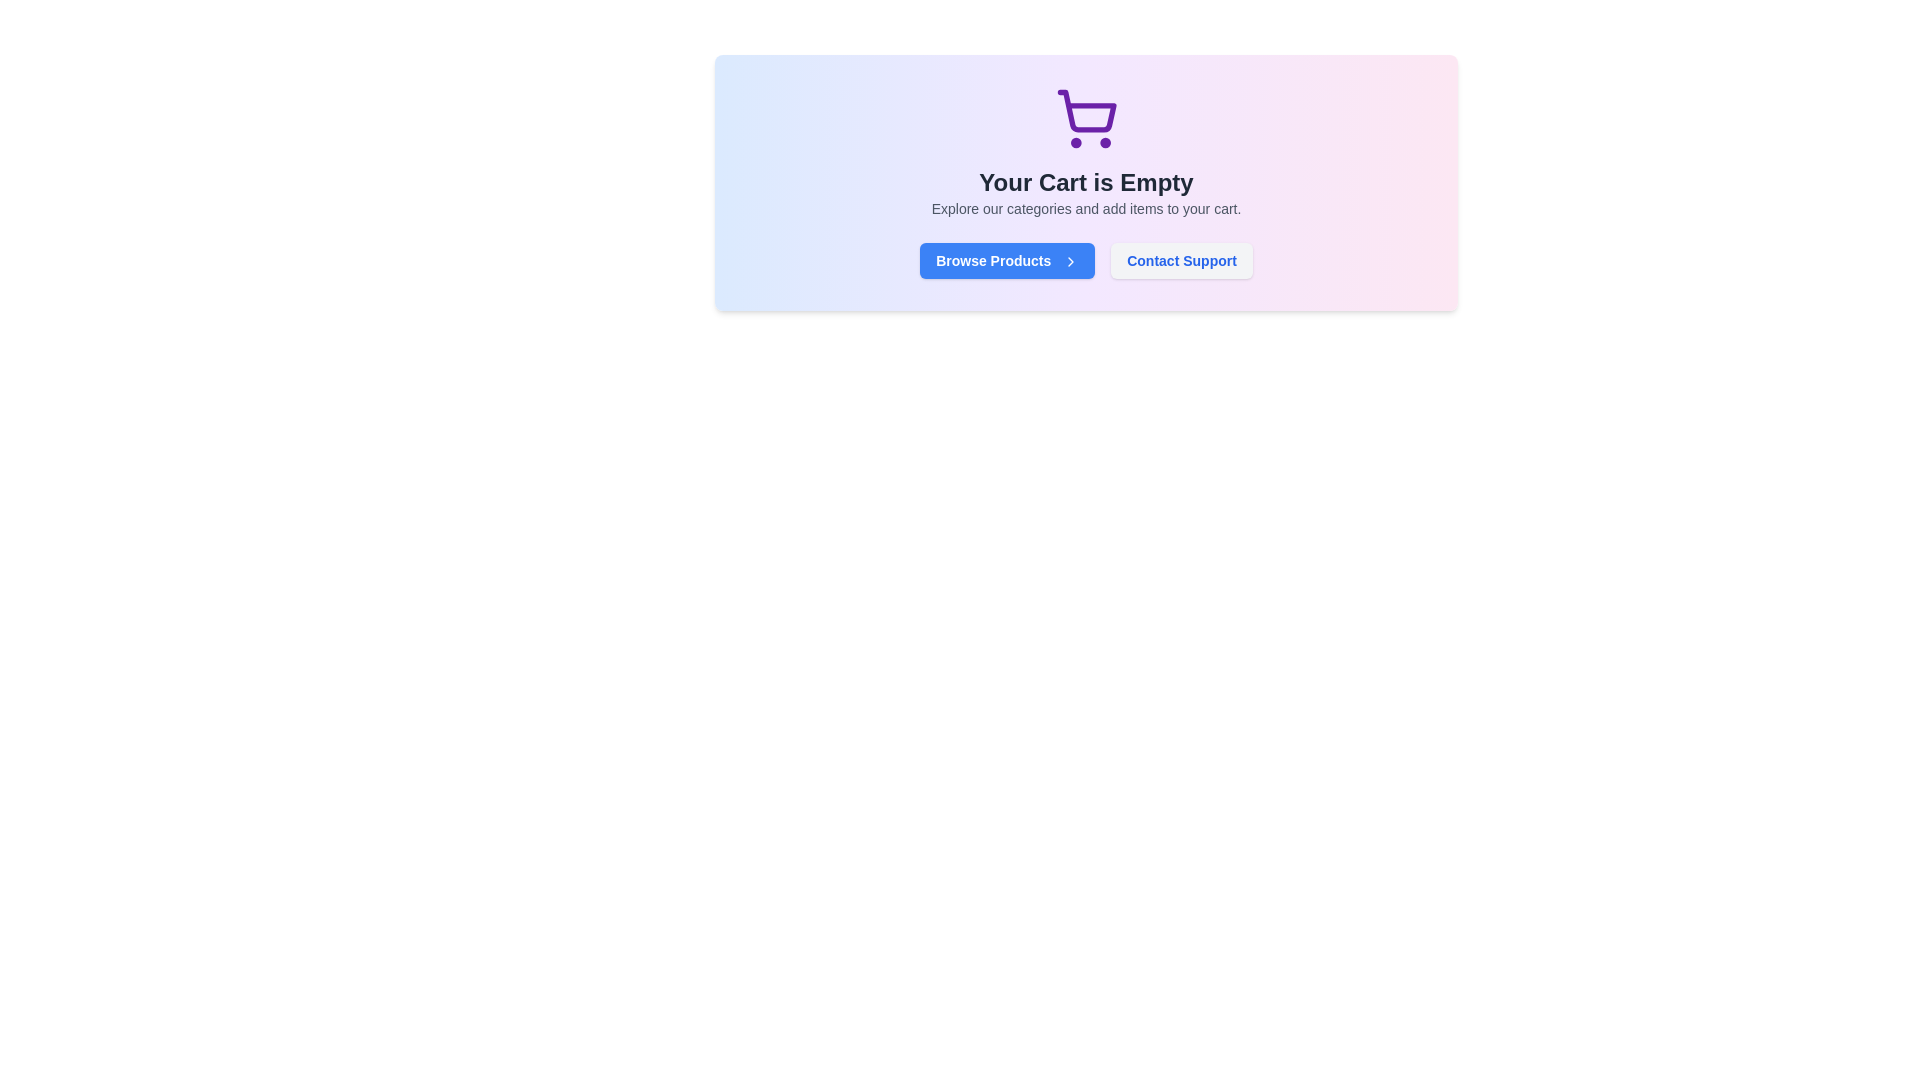  What do you see at coordinates (1070, 261) in the screenshot?
I see `the rightward navigation icon located at the far right end of the 'Browse Products' button` at bounding box center [1070, 261].